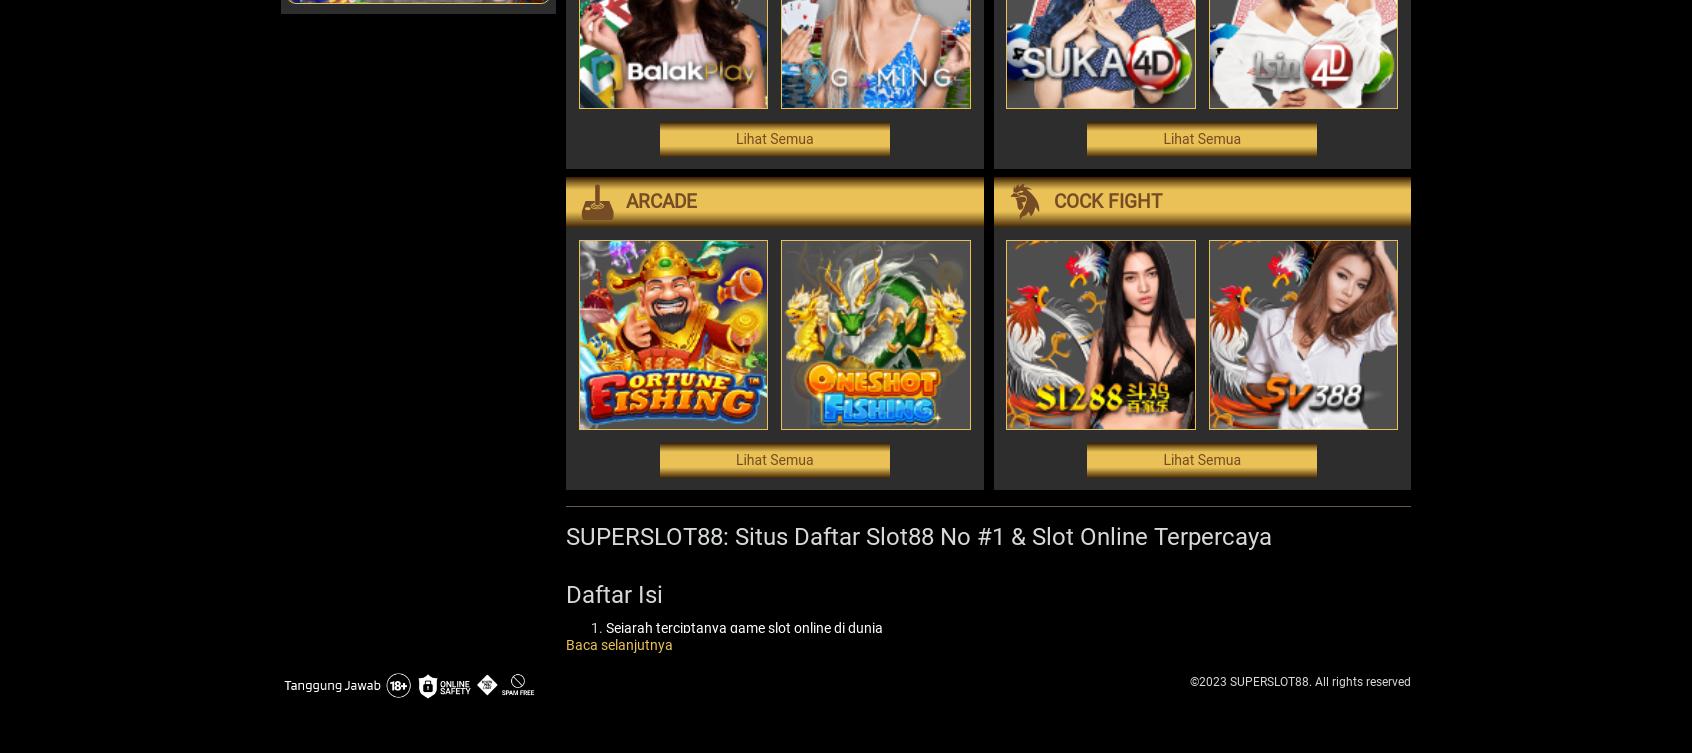  What do you see at coordinates (613, 595) in the screenshot?
I see `'Daftar Isi'` at bounding box center [613, 595].